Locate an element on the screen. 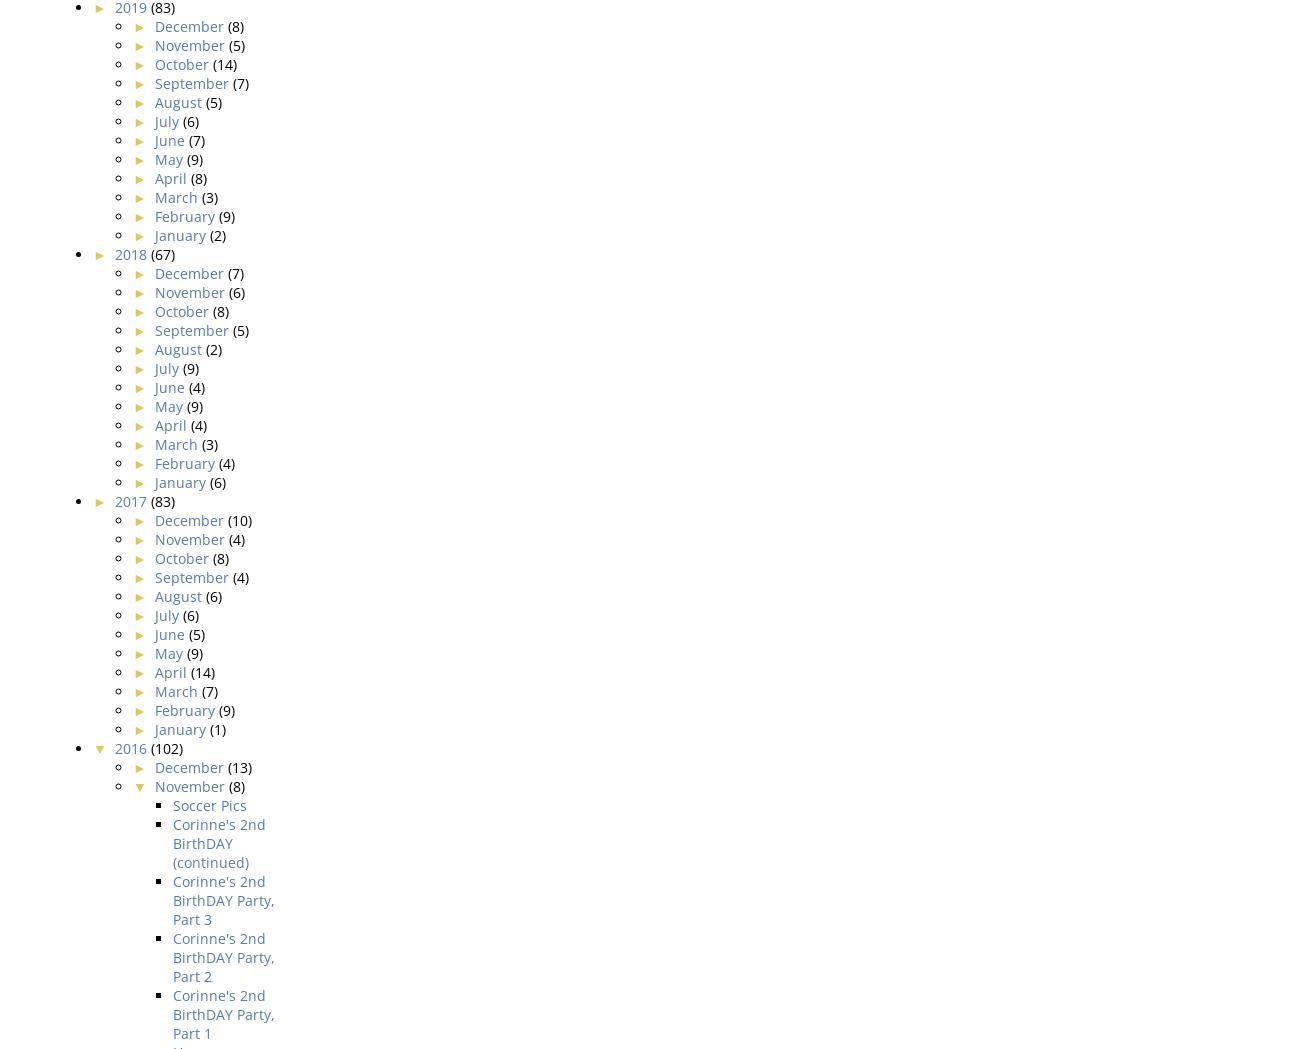  '(1)' is located at coordinates (217, 727).